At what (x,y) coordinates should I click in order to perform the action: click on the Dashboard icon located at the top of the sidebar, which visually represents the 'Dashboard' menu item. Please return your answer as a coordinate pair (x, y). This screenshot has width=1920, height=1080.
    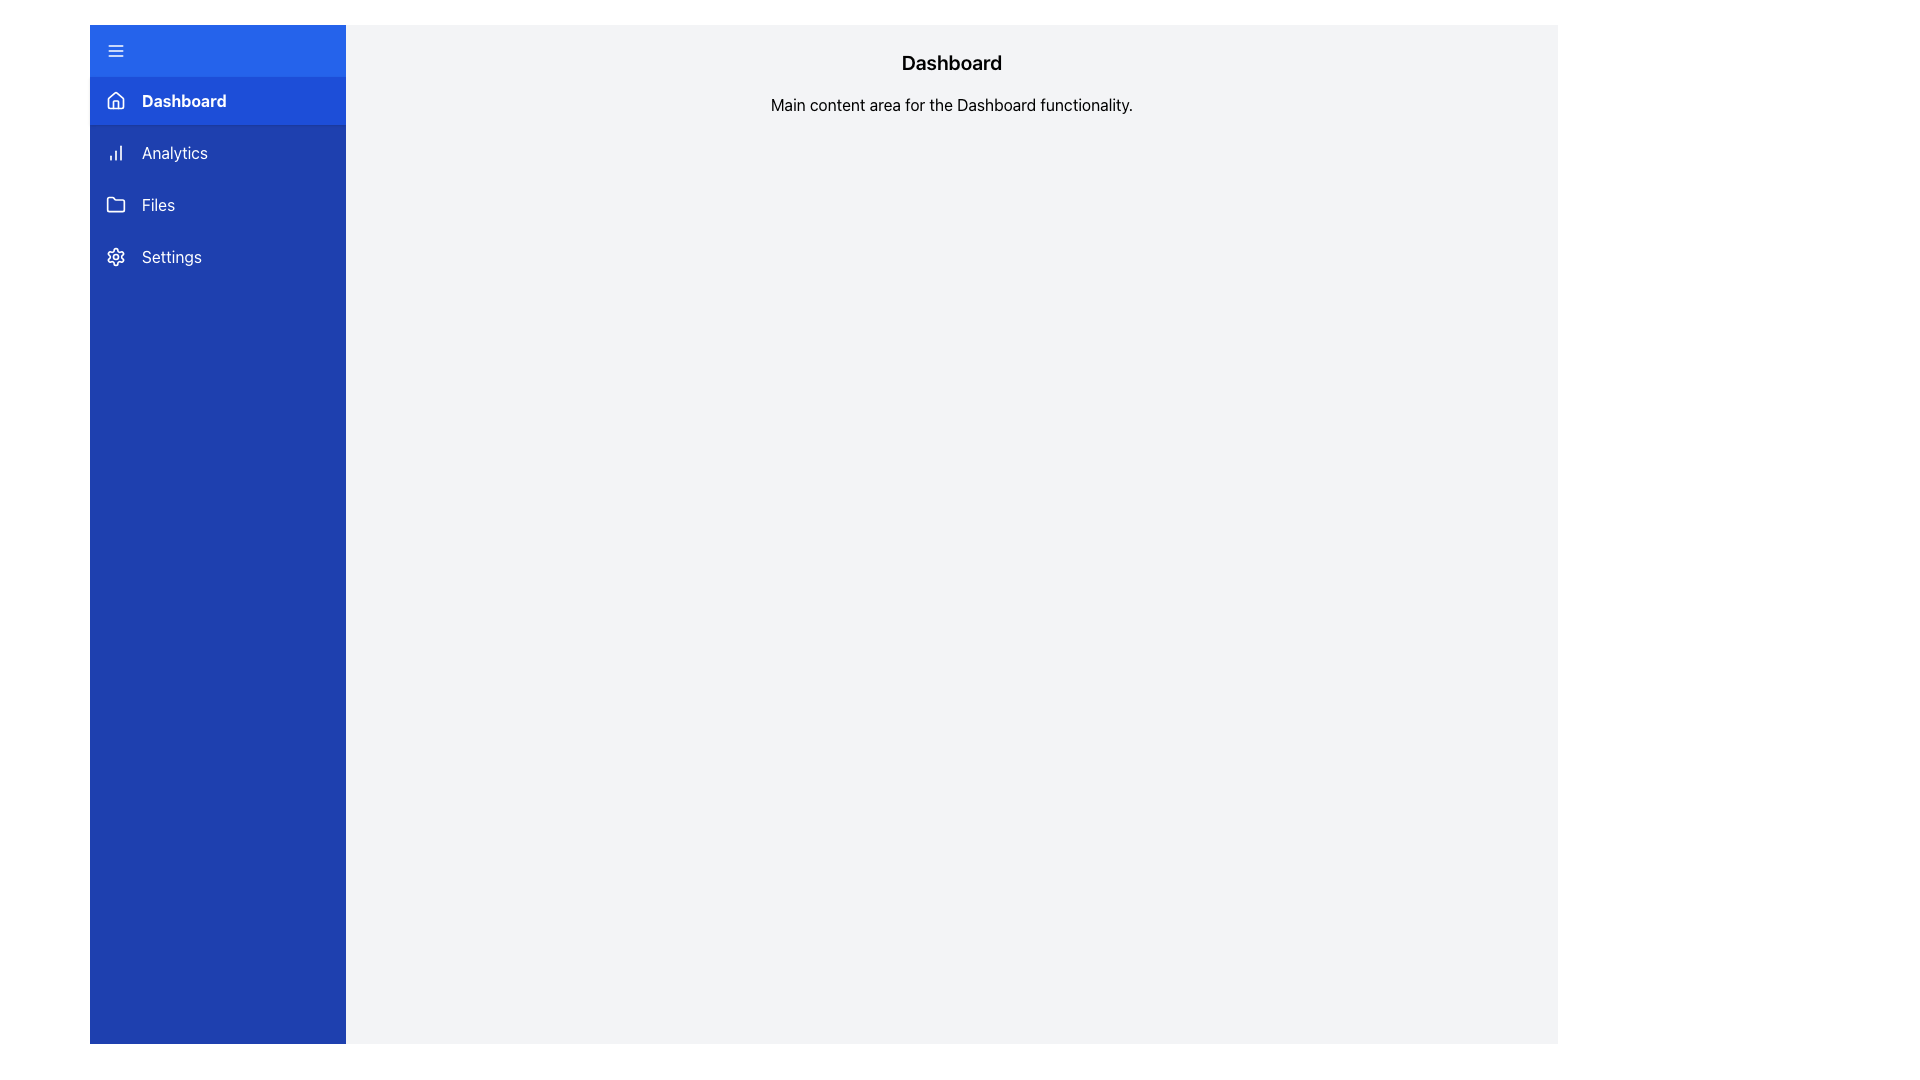
    Looking at the image, I should click on (114, 100).